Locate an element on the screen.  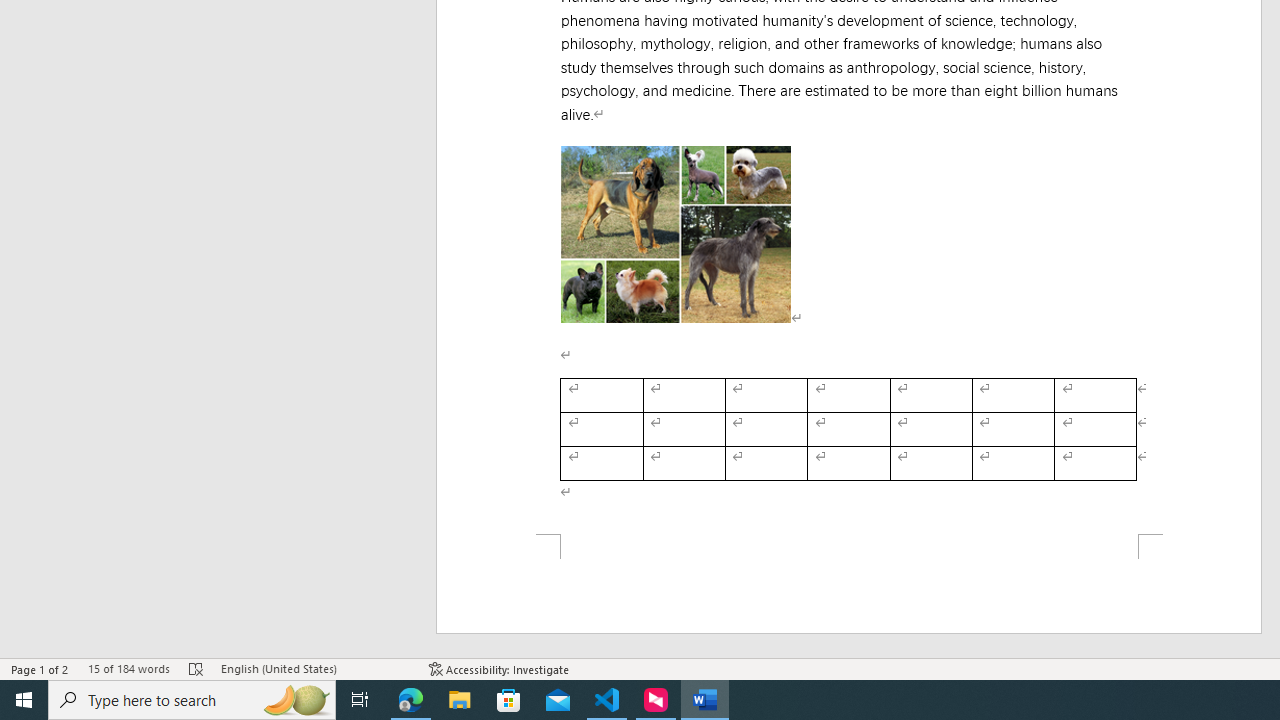
'Page Number Page 1 of 2' is located at coordinates (40, 669).